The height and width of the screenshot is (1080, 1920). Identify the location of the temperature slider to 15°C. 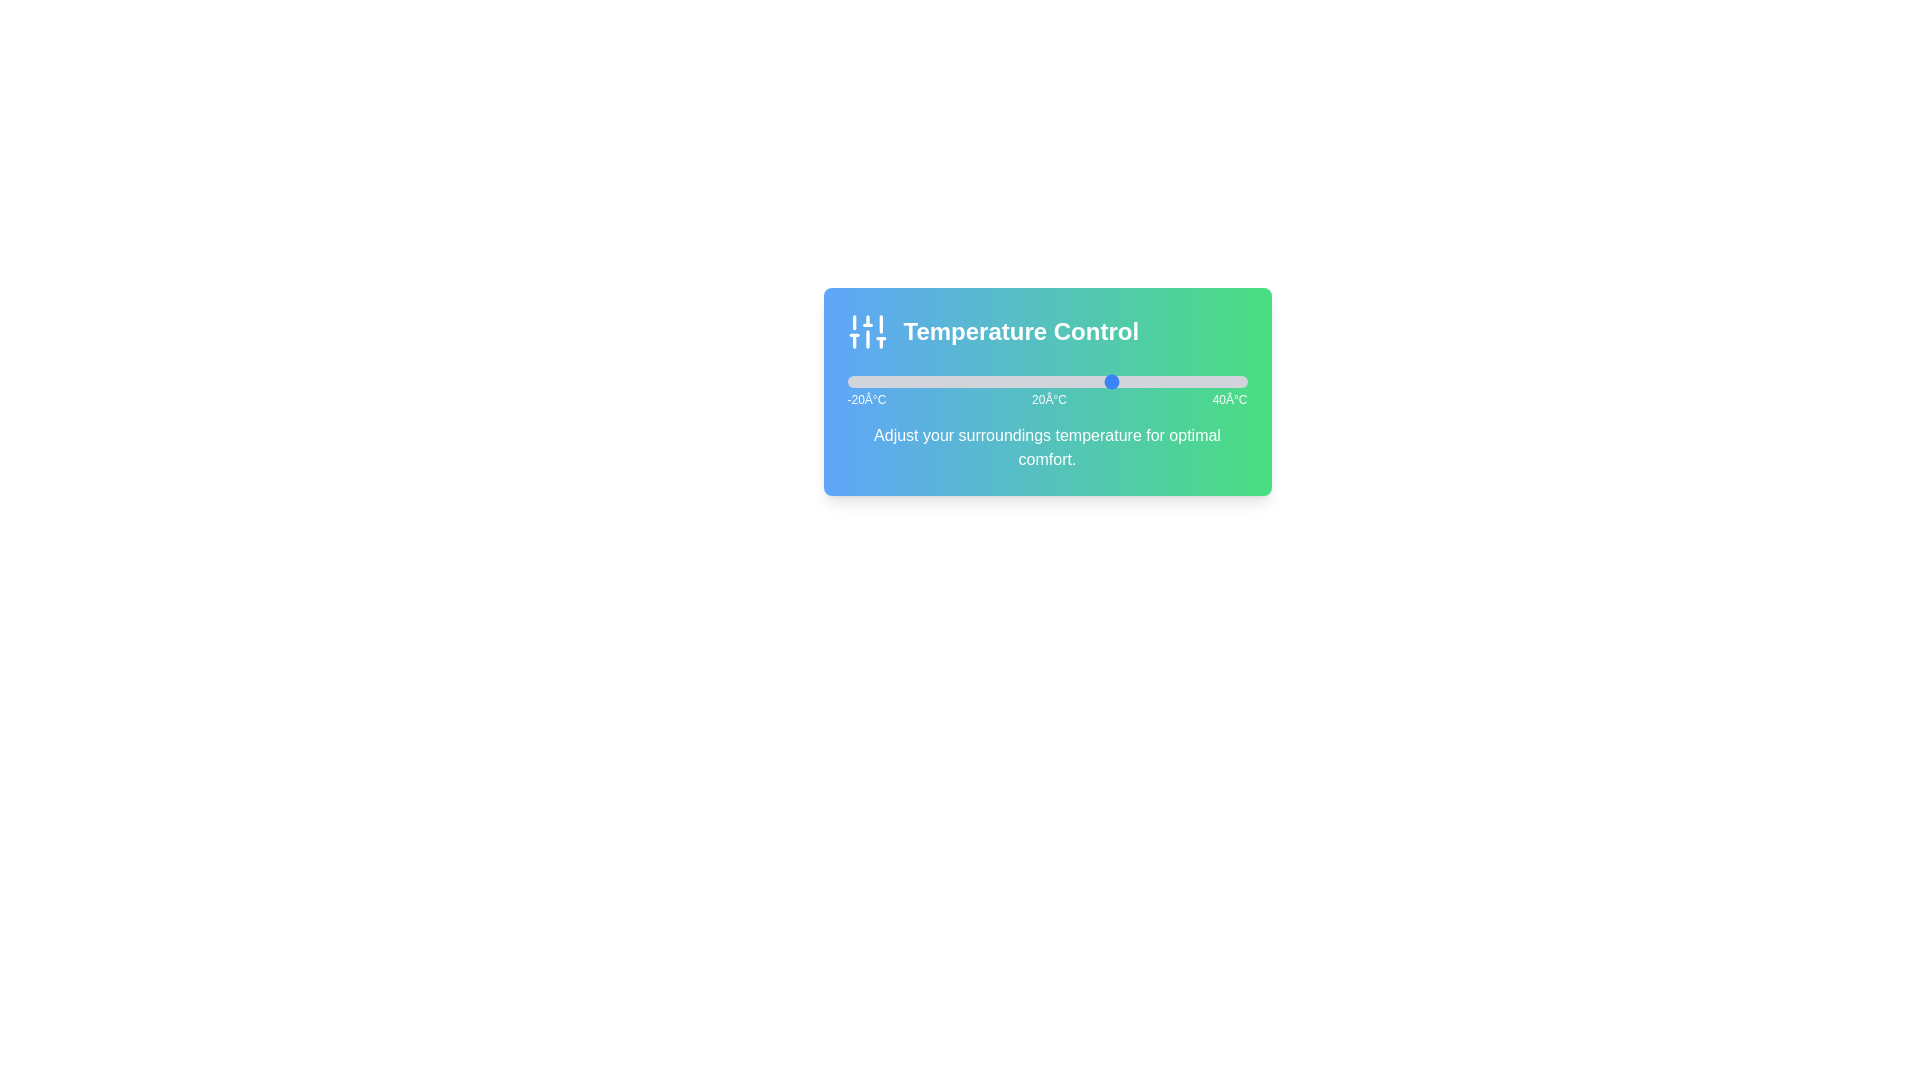
(1079, 381).